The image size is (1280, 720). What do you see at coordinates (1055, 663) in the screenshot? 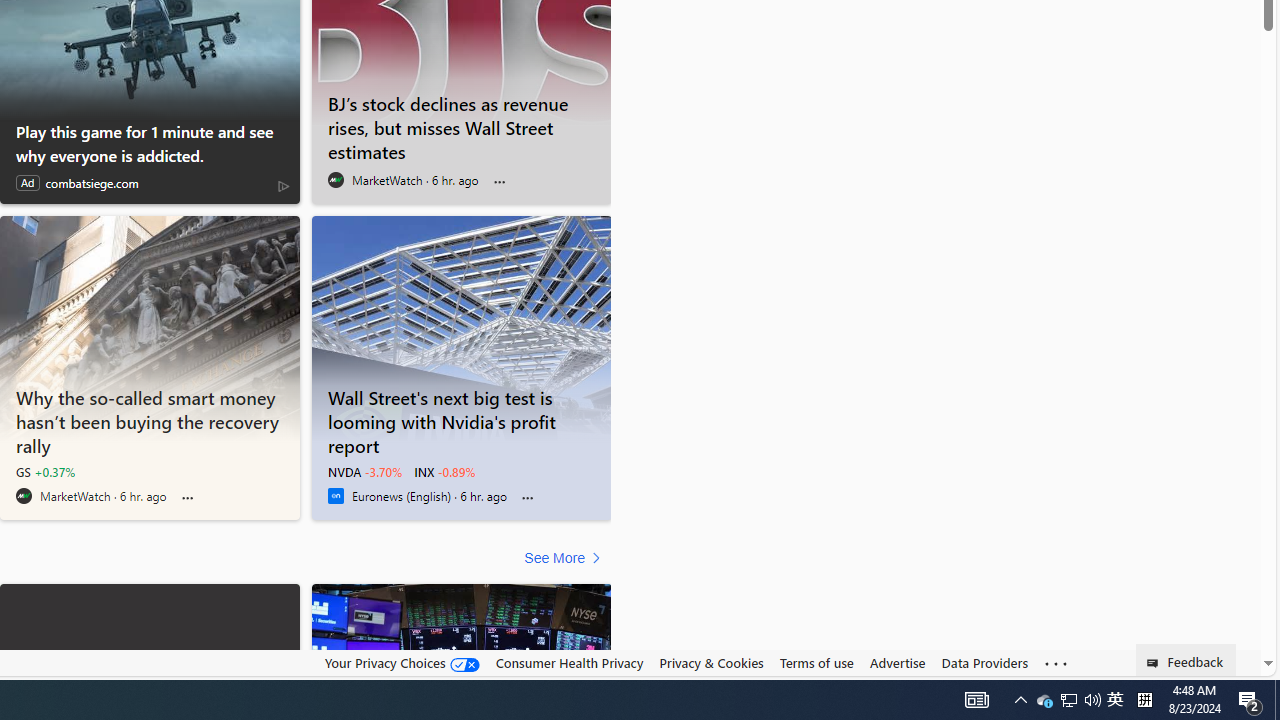
I see `'Class: oneFooter_seeMore-DS-EntryPoint1-1'` at bounding box center [1055, 663].